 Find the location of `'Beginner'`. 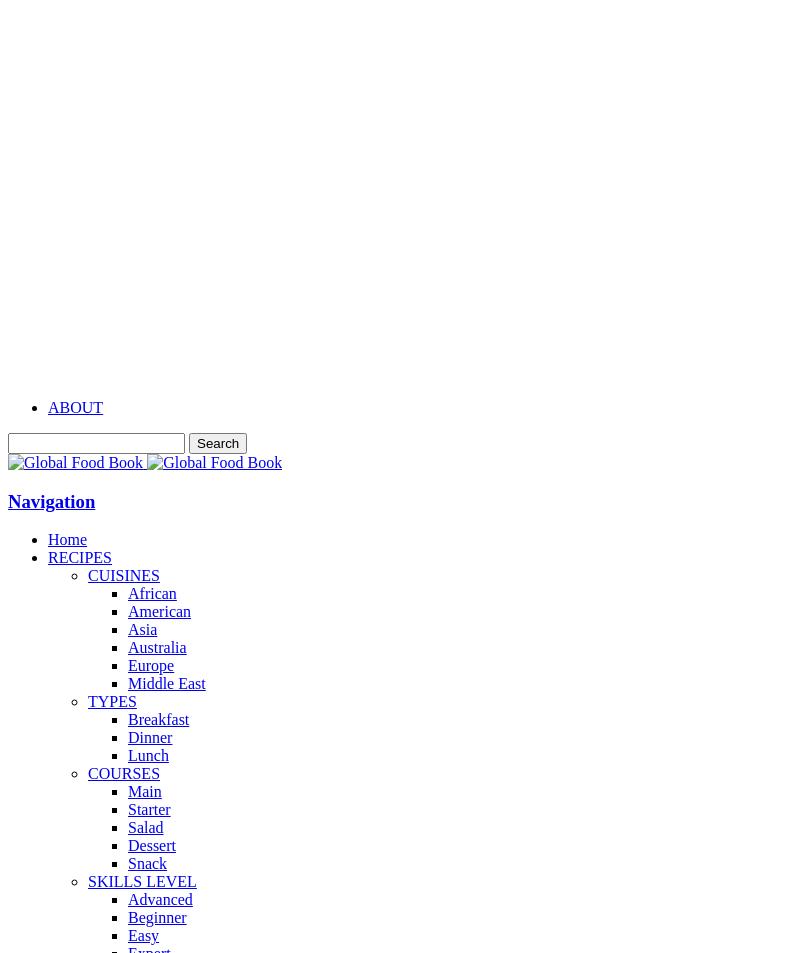

'Beginner' is located at coordinates (126, 917).